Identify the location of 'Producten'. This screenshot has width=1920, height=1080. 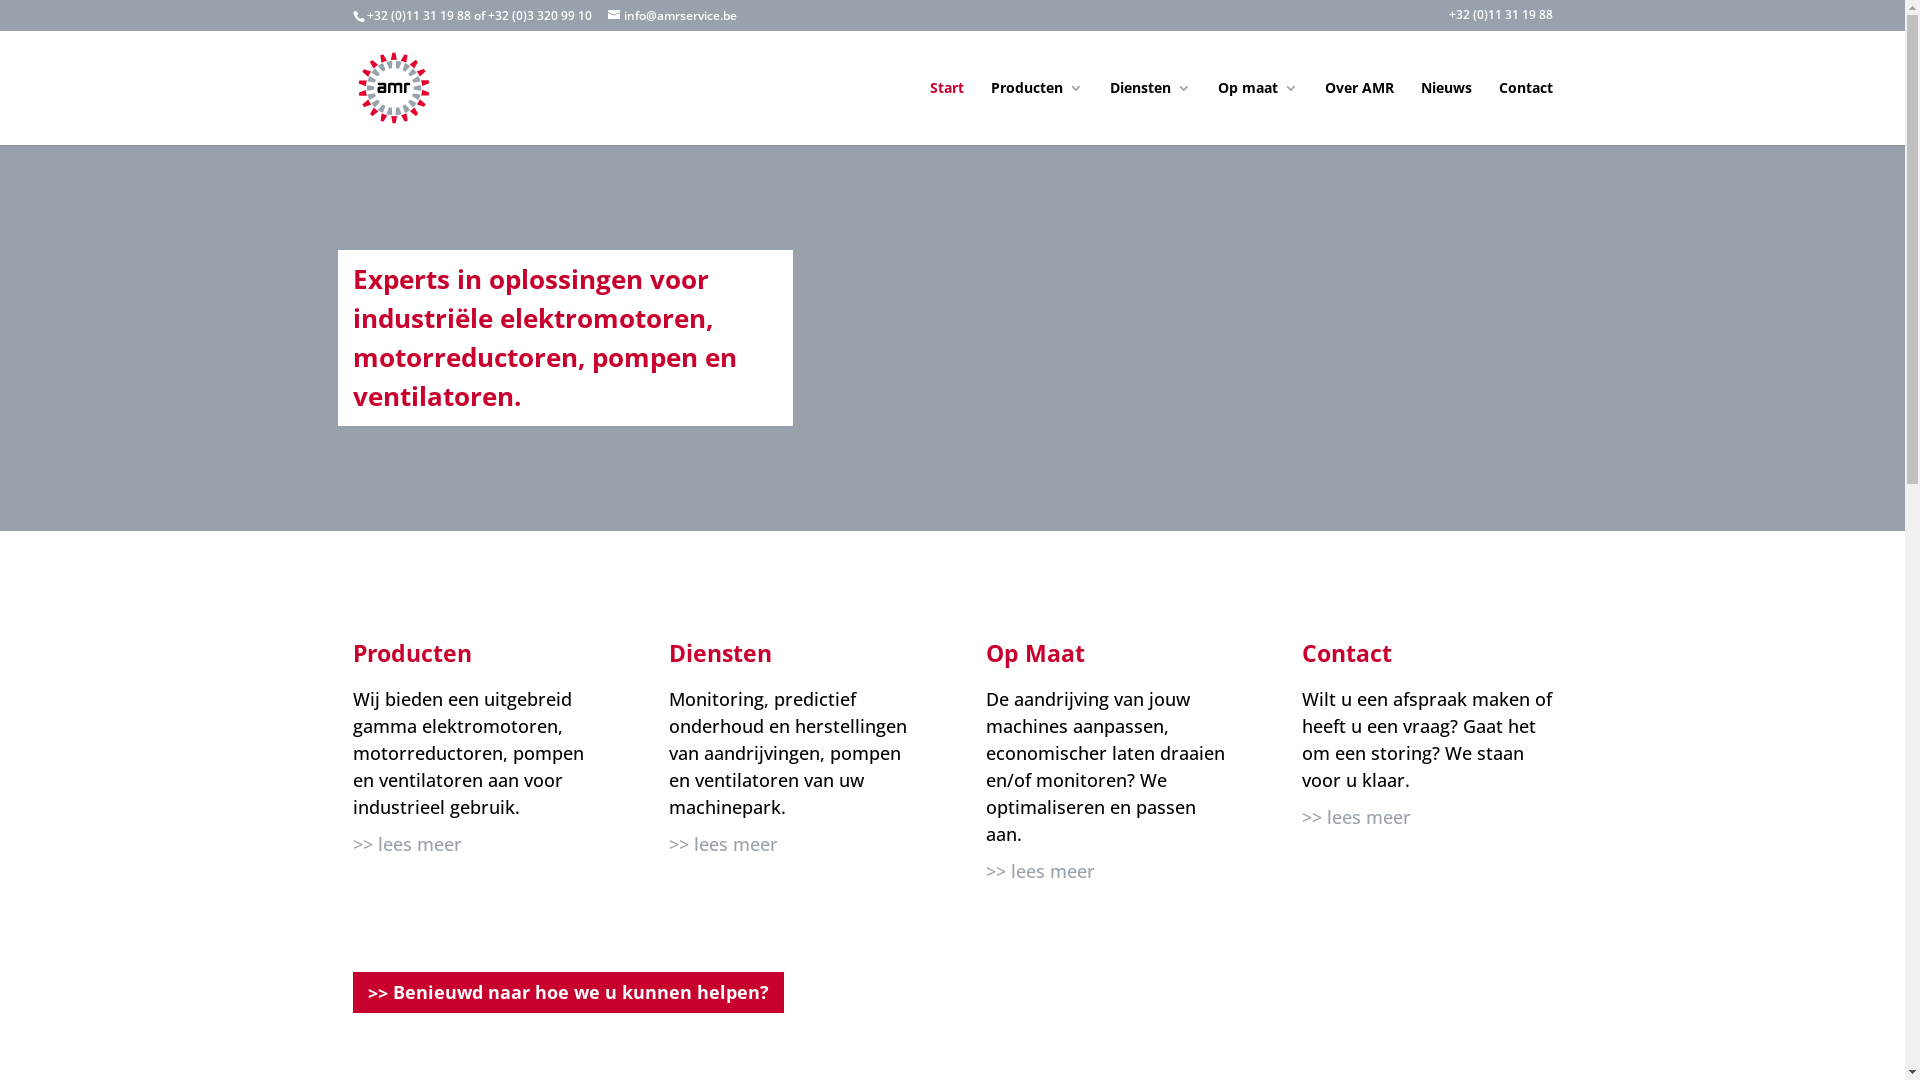
(1036, 112).